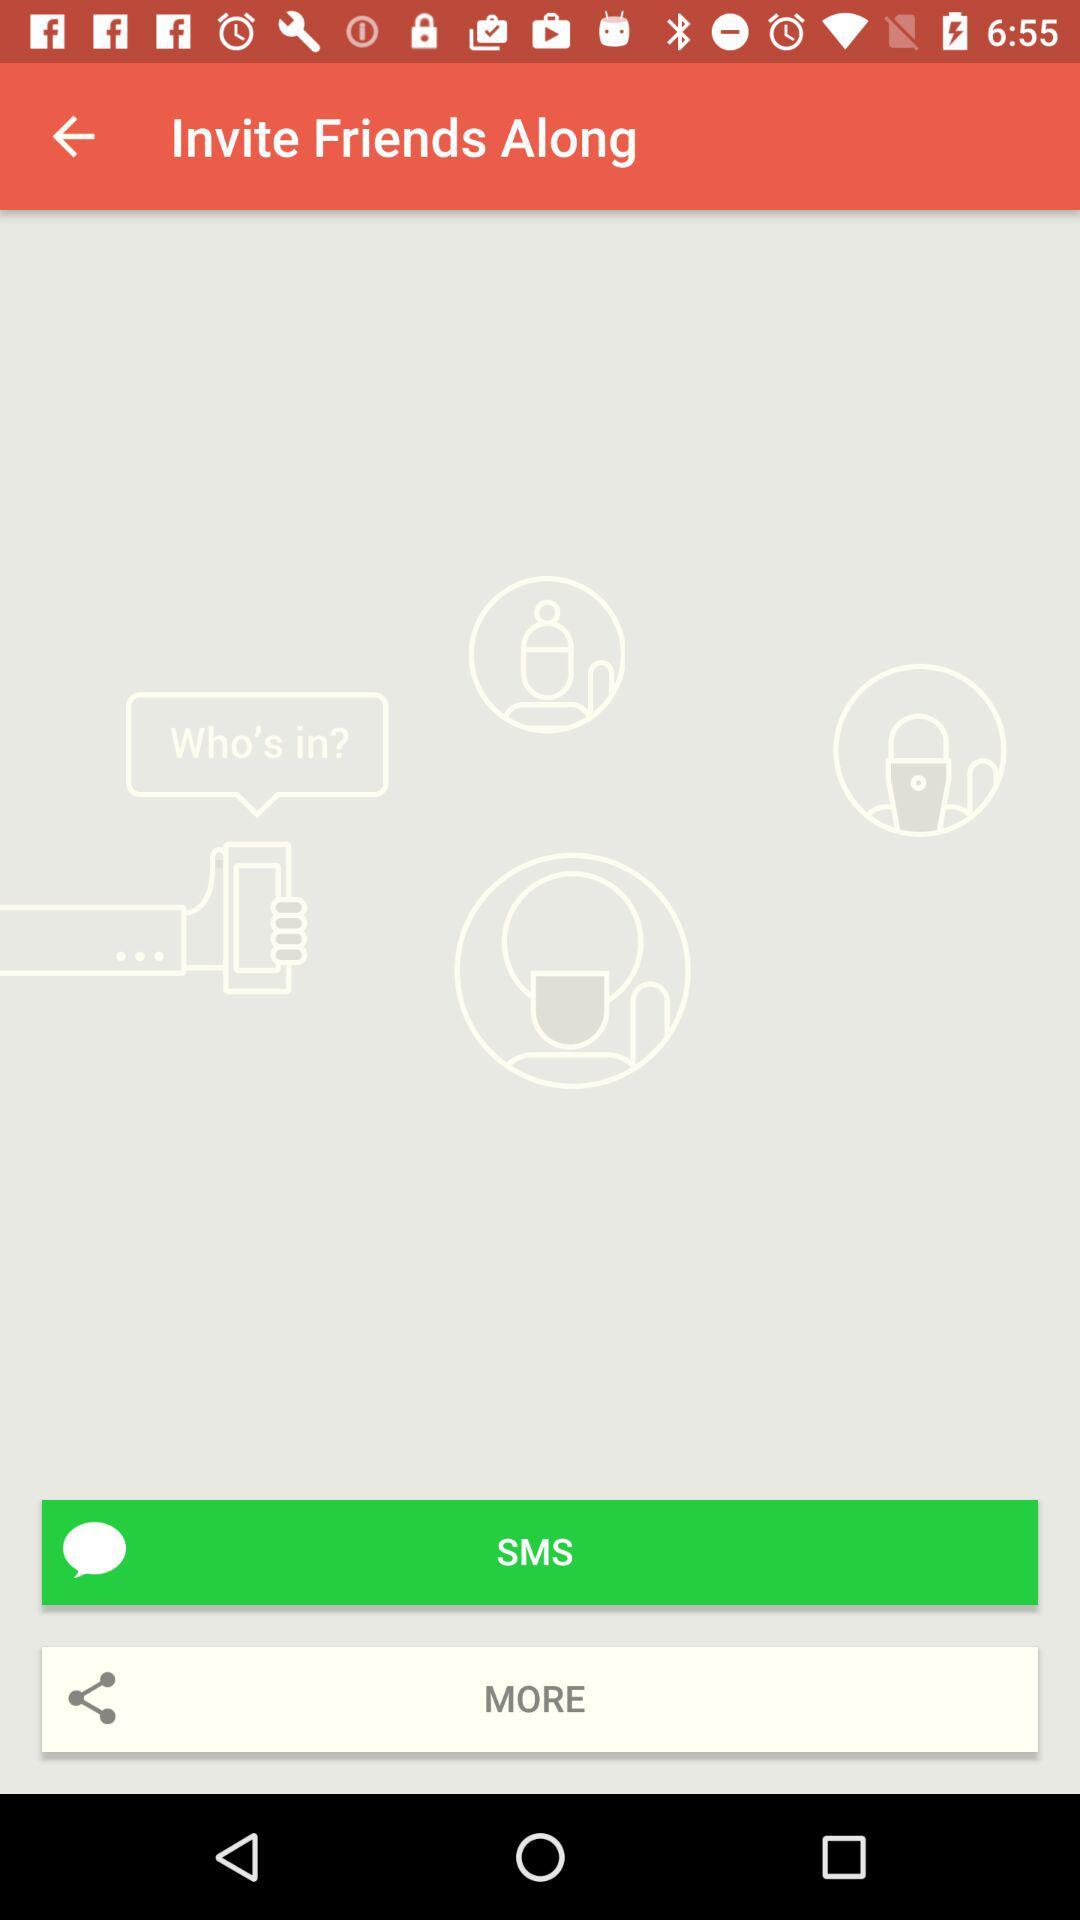  Describe the element at coordinates (540, 1698) in the screenshot. I see `the icon below sms` at that location.